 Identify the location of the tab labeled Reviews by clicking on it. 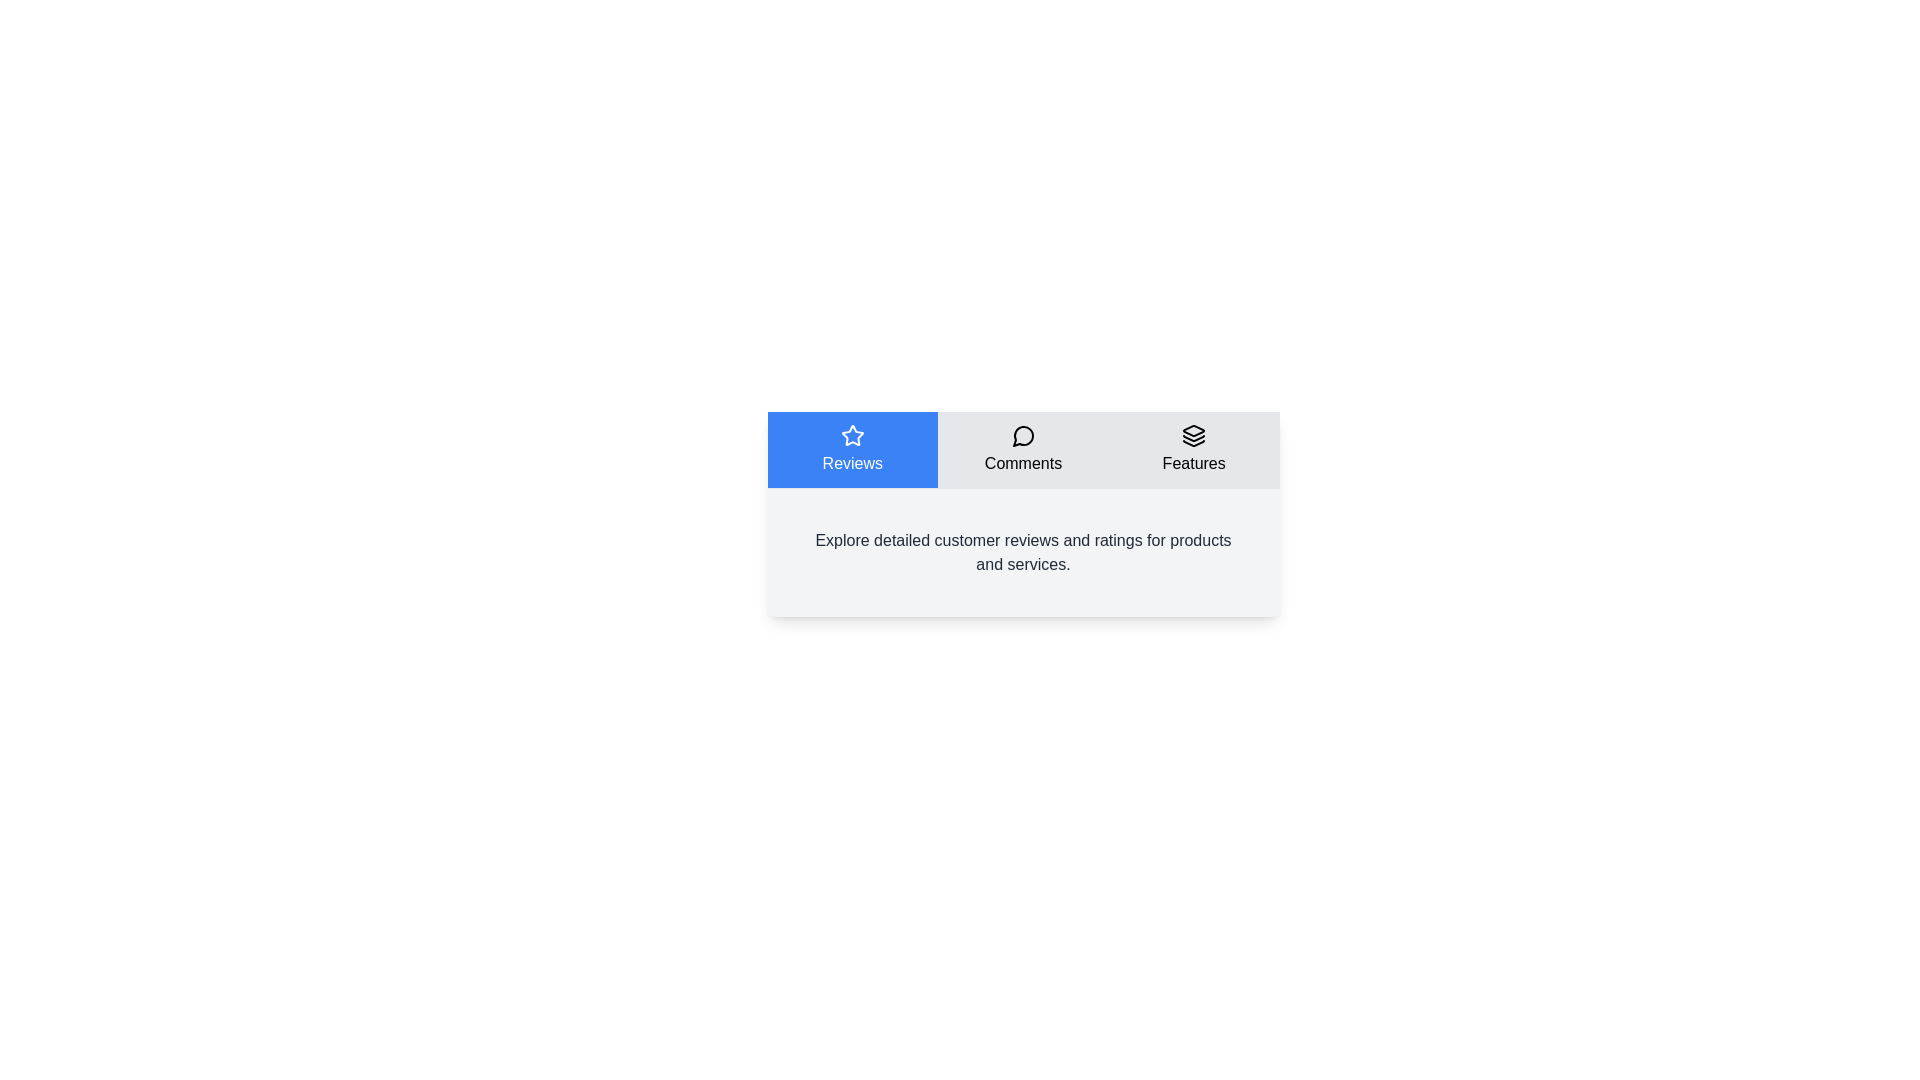
(852, 450).